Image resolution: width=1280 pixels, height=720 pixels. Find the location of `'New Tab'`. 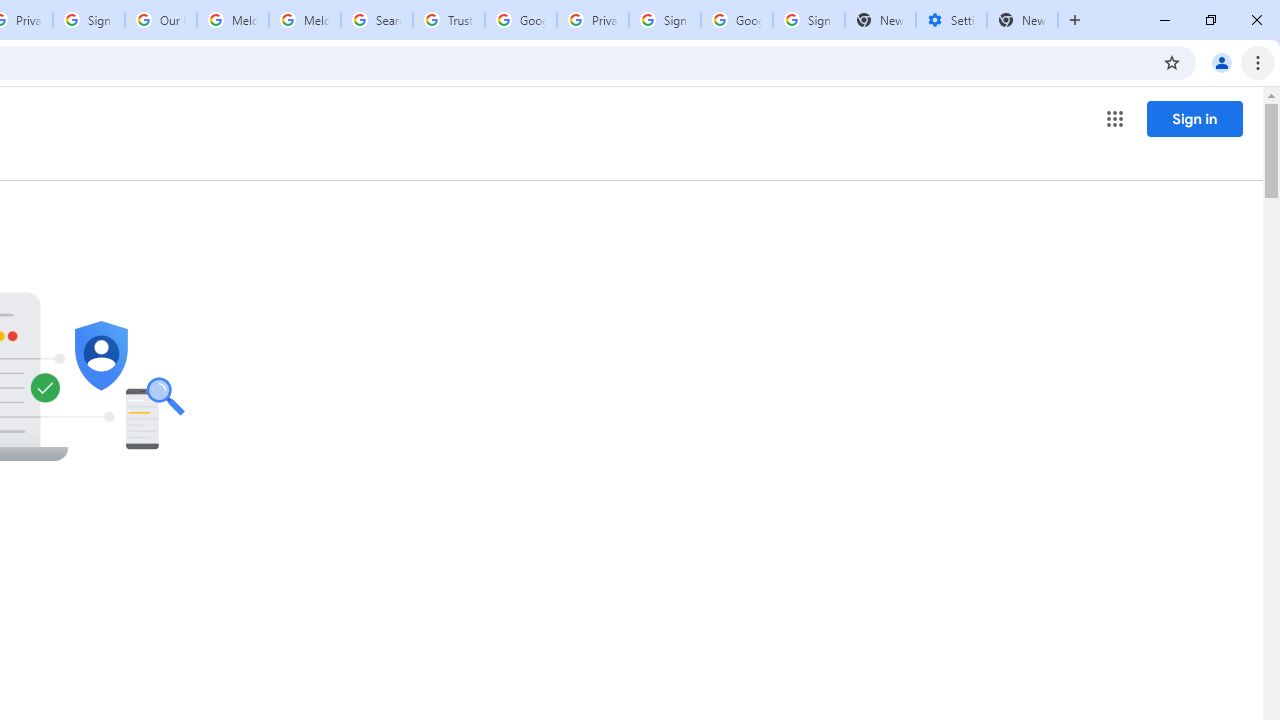

'New Tab' is located at coordinates (1022, 20).